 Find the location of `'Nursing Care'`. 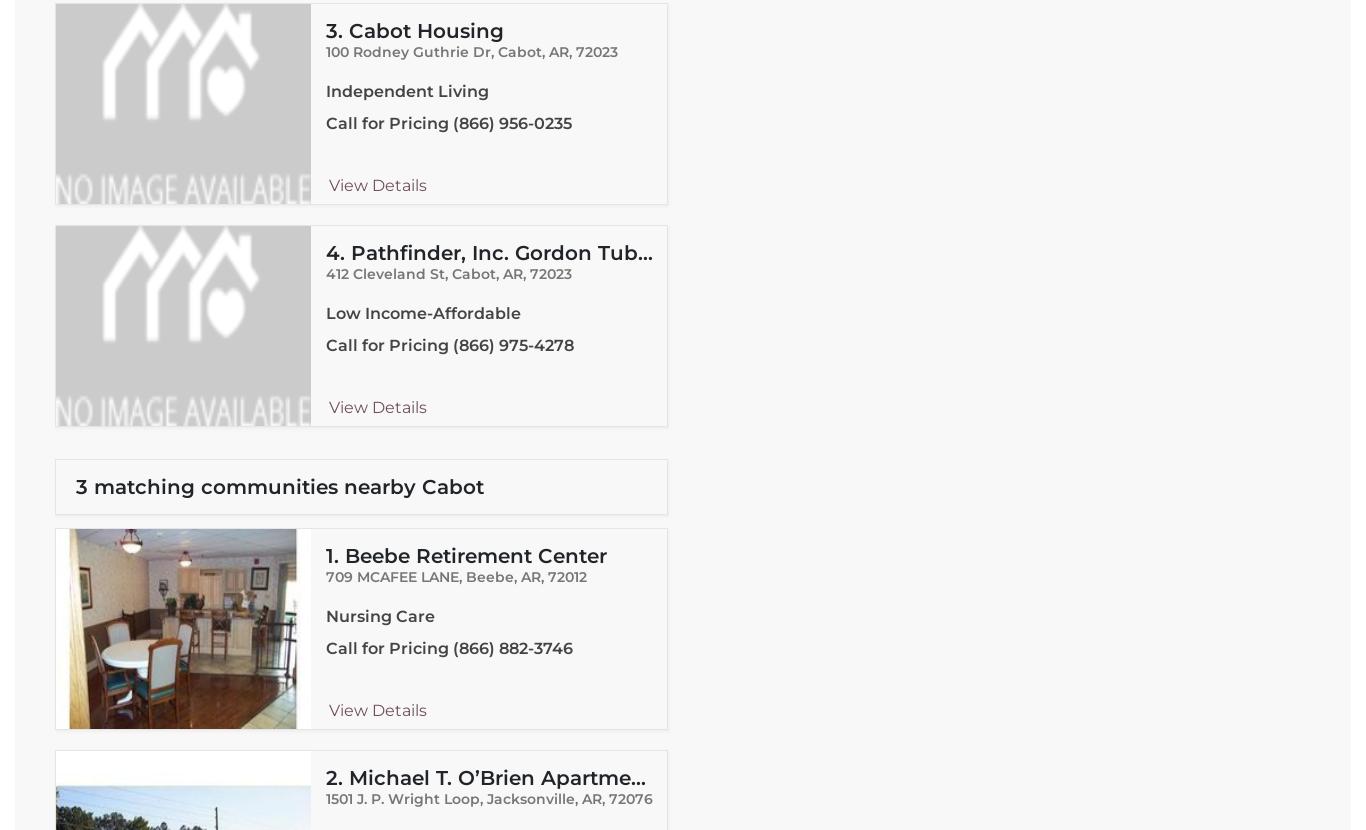

'Nursing Care' is located at coordinates (378, 616).